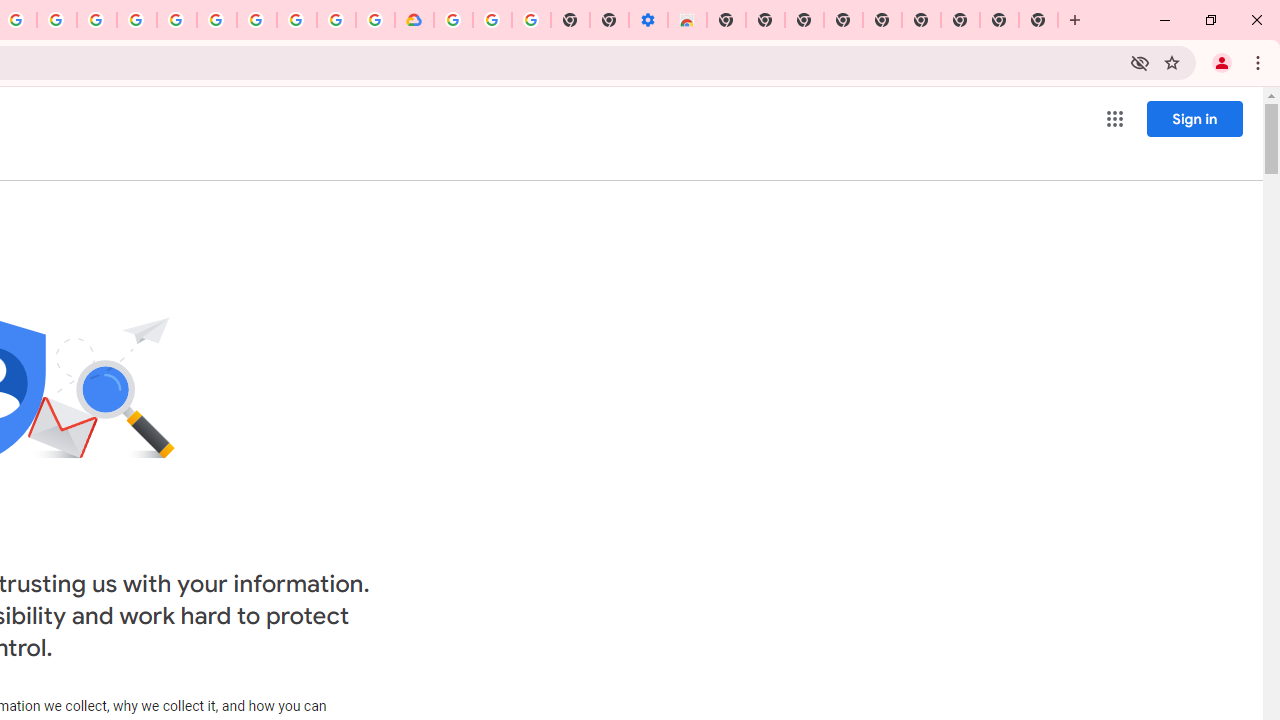 Image resolution: width=1280 pixels, height=720 pixels. What do you see at coordinates (135, 20) in the screenshot?
I see `'Ad Settings'` at bounding box center [135, 20].